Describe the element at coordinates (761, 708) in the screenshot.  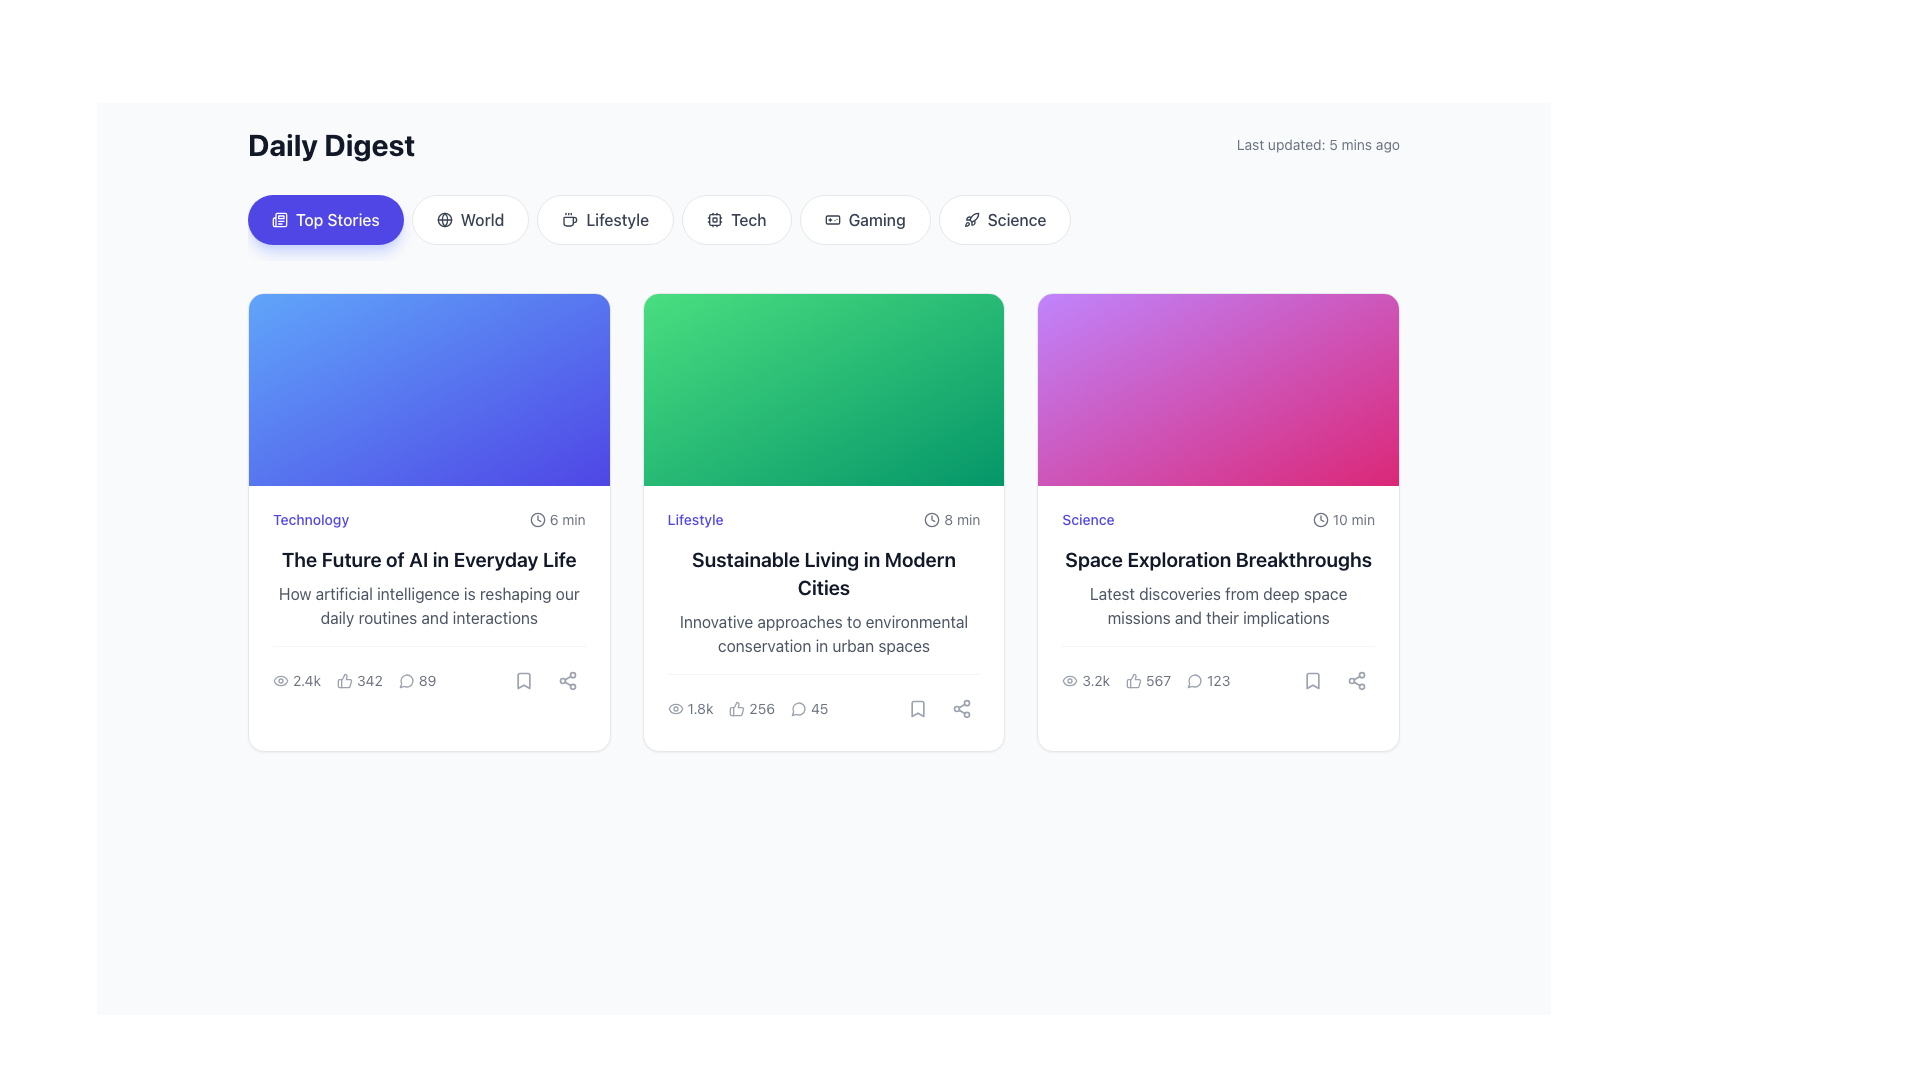
I see `the text label displaying the number '256', which is styled in gray and positioned between a thumbs-up icon and a comment icon on the second content card` at that location.